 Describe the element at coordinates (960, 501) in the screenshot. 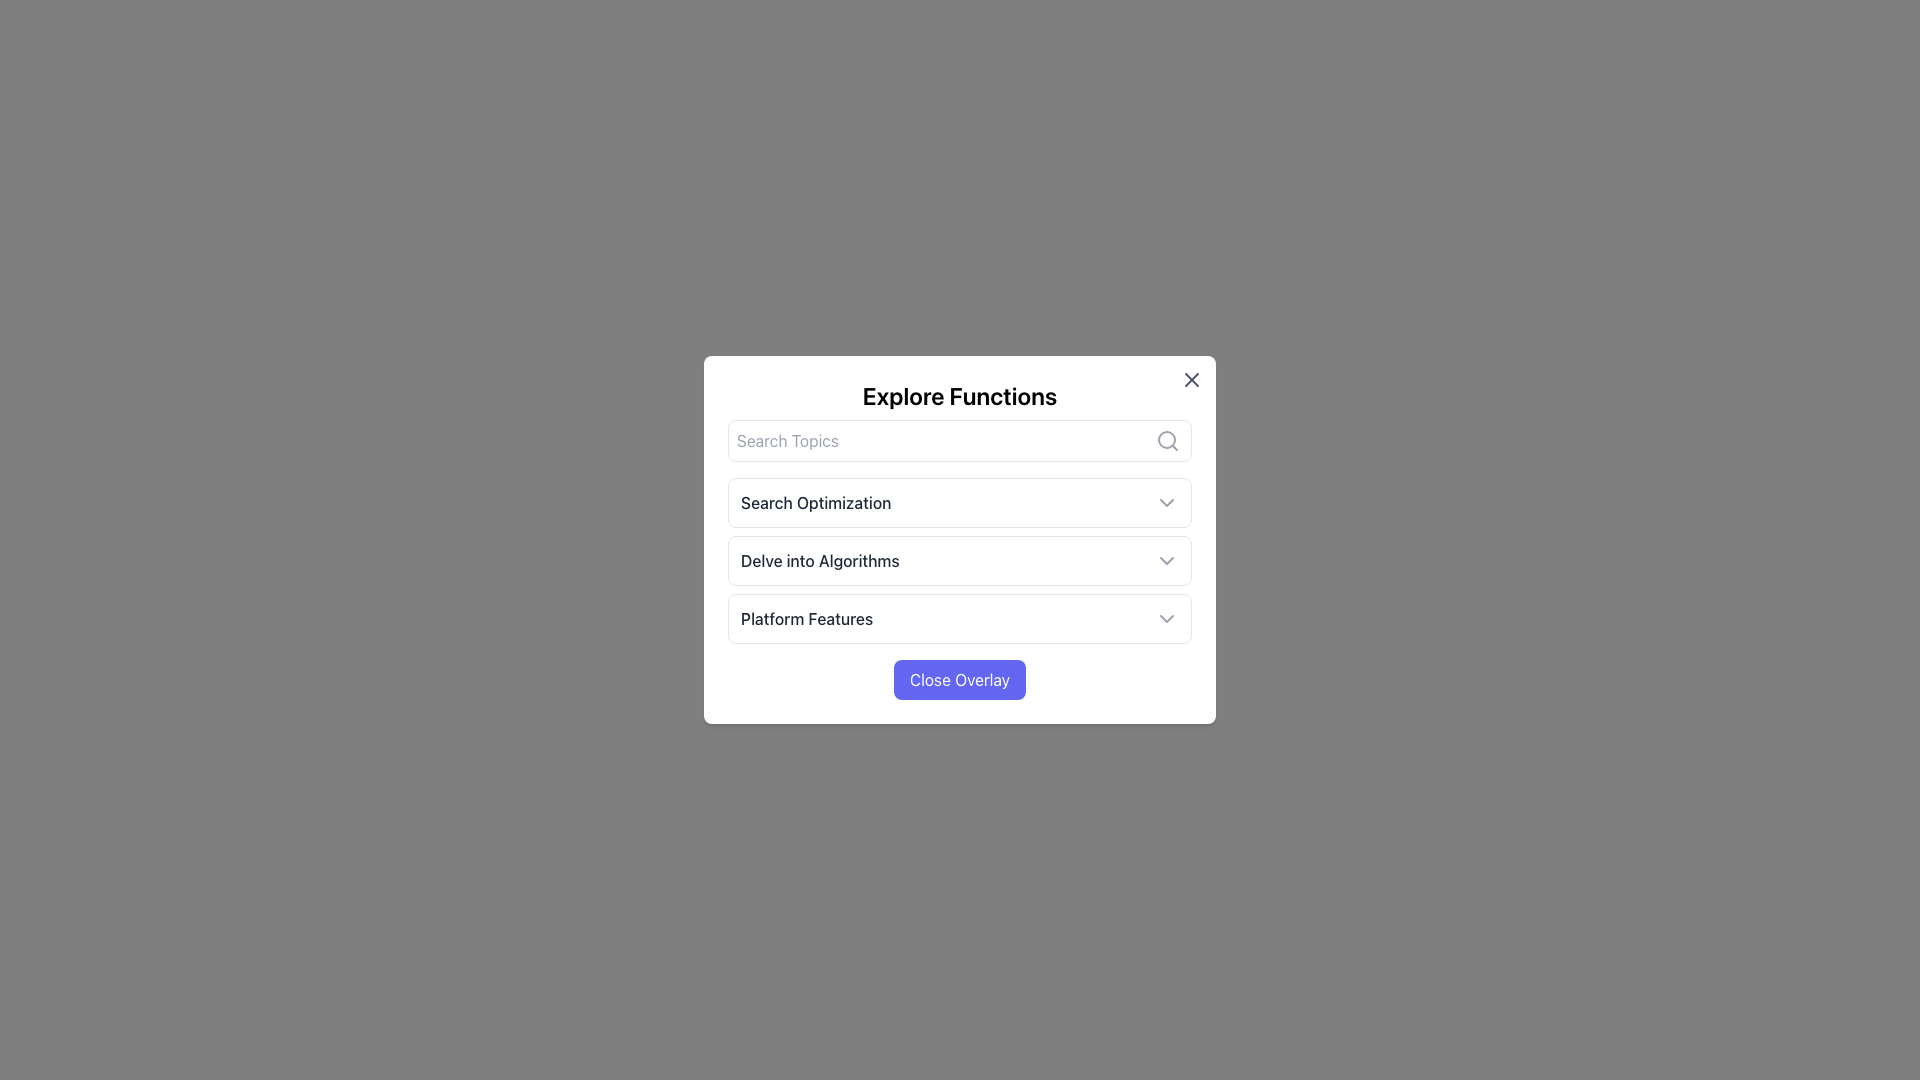

I see `the 'Search Optimization' dropdown button located in the modal dialog titled 'Explore Functions' for visual feedback` at that location.